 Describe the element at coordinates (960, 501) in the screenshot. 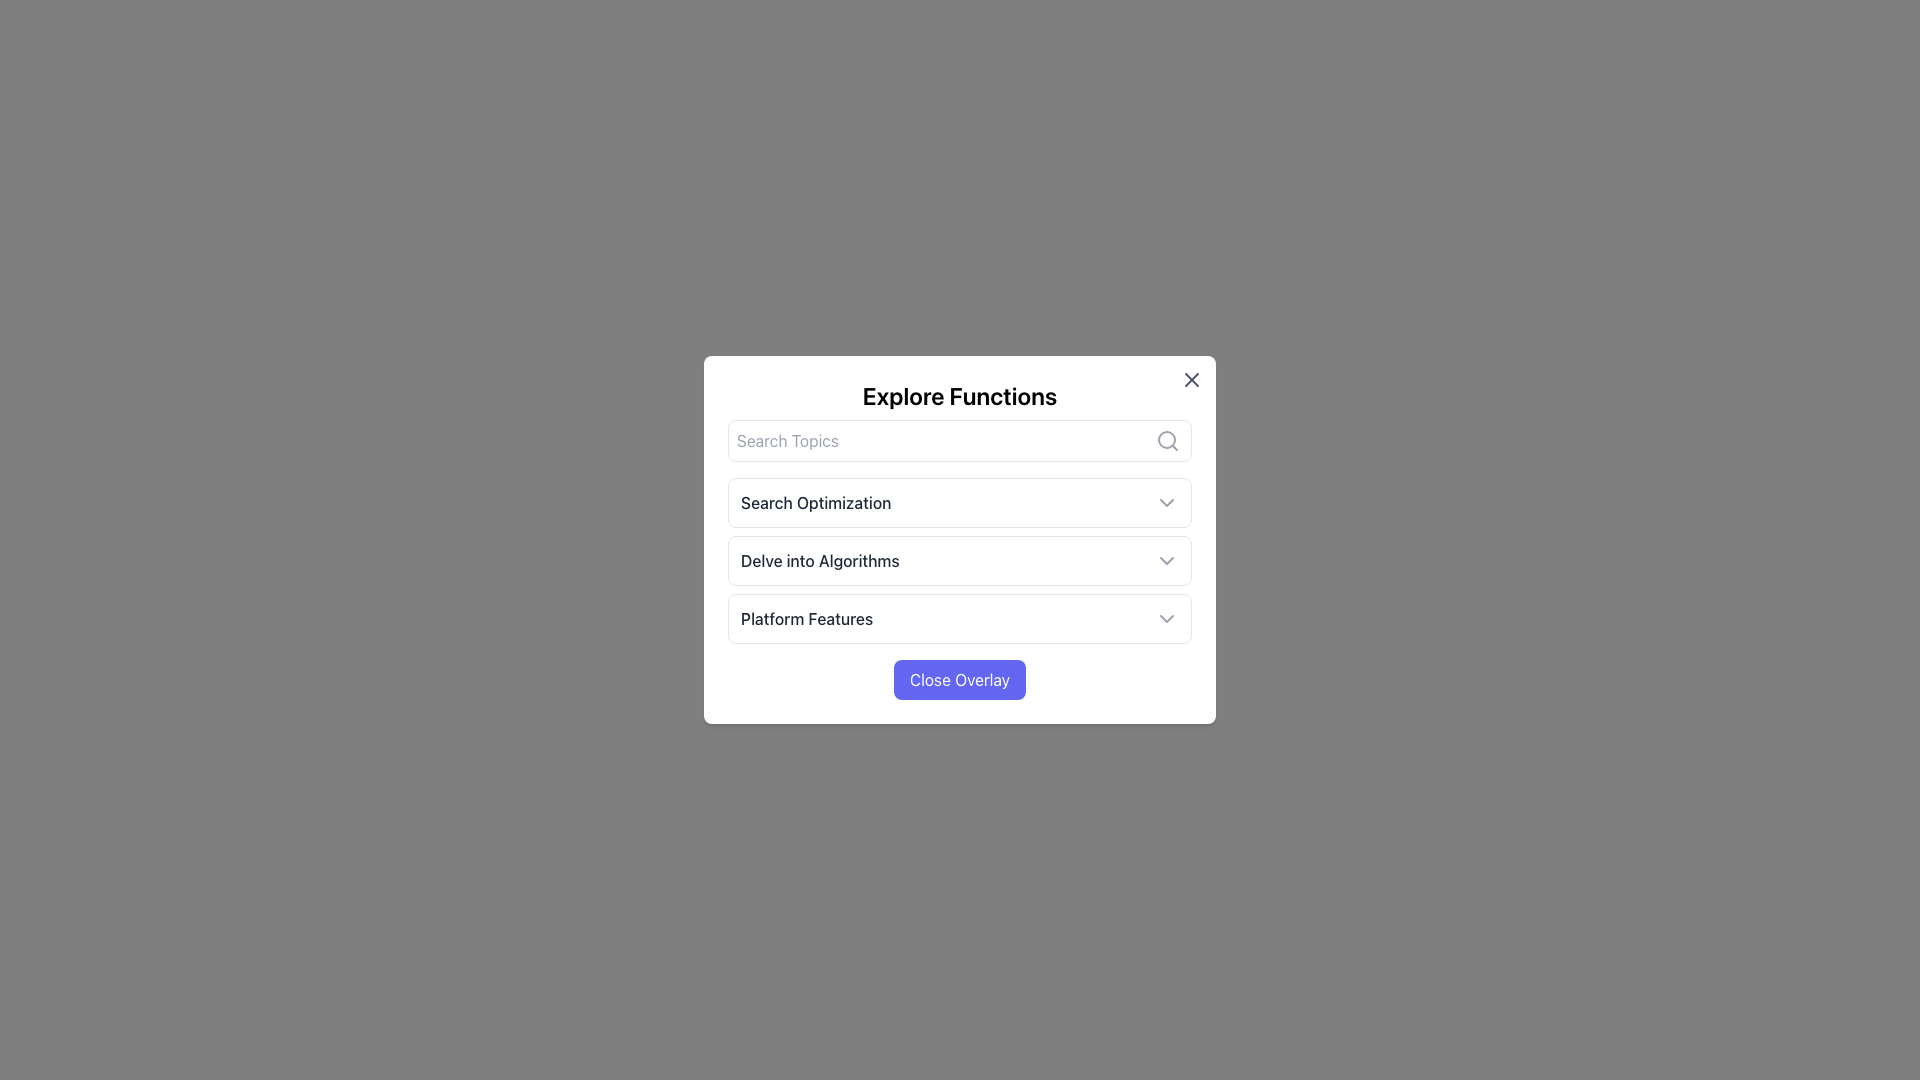

I see `the 'Search Optimization' dropdown button located in the modal dialog titled 'Explore Functions' for visual feedback` at that location.